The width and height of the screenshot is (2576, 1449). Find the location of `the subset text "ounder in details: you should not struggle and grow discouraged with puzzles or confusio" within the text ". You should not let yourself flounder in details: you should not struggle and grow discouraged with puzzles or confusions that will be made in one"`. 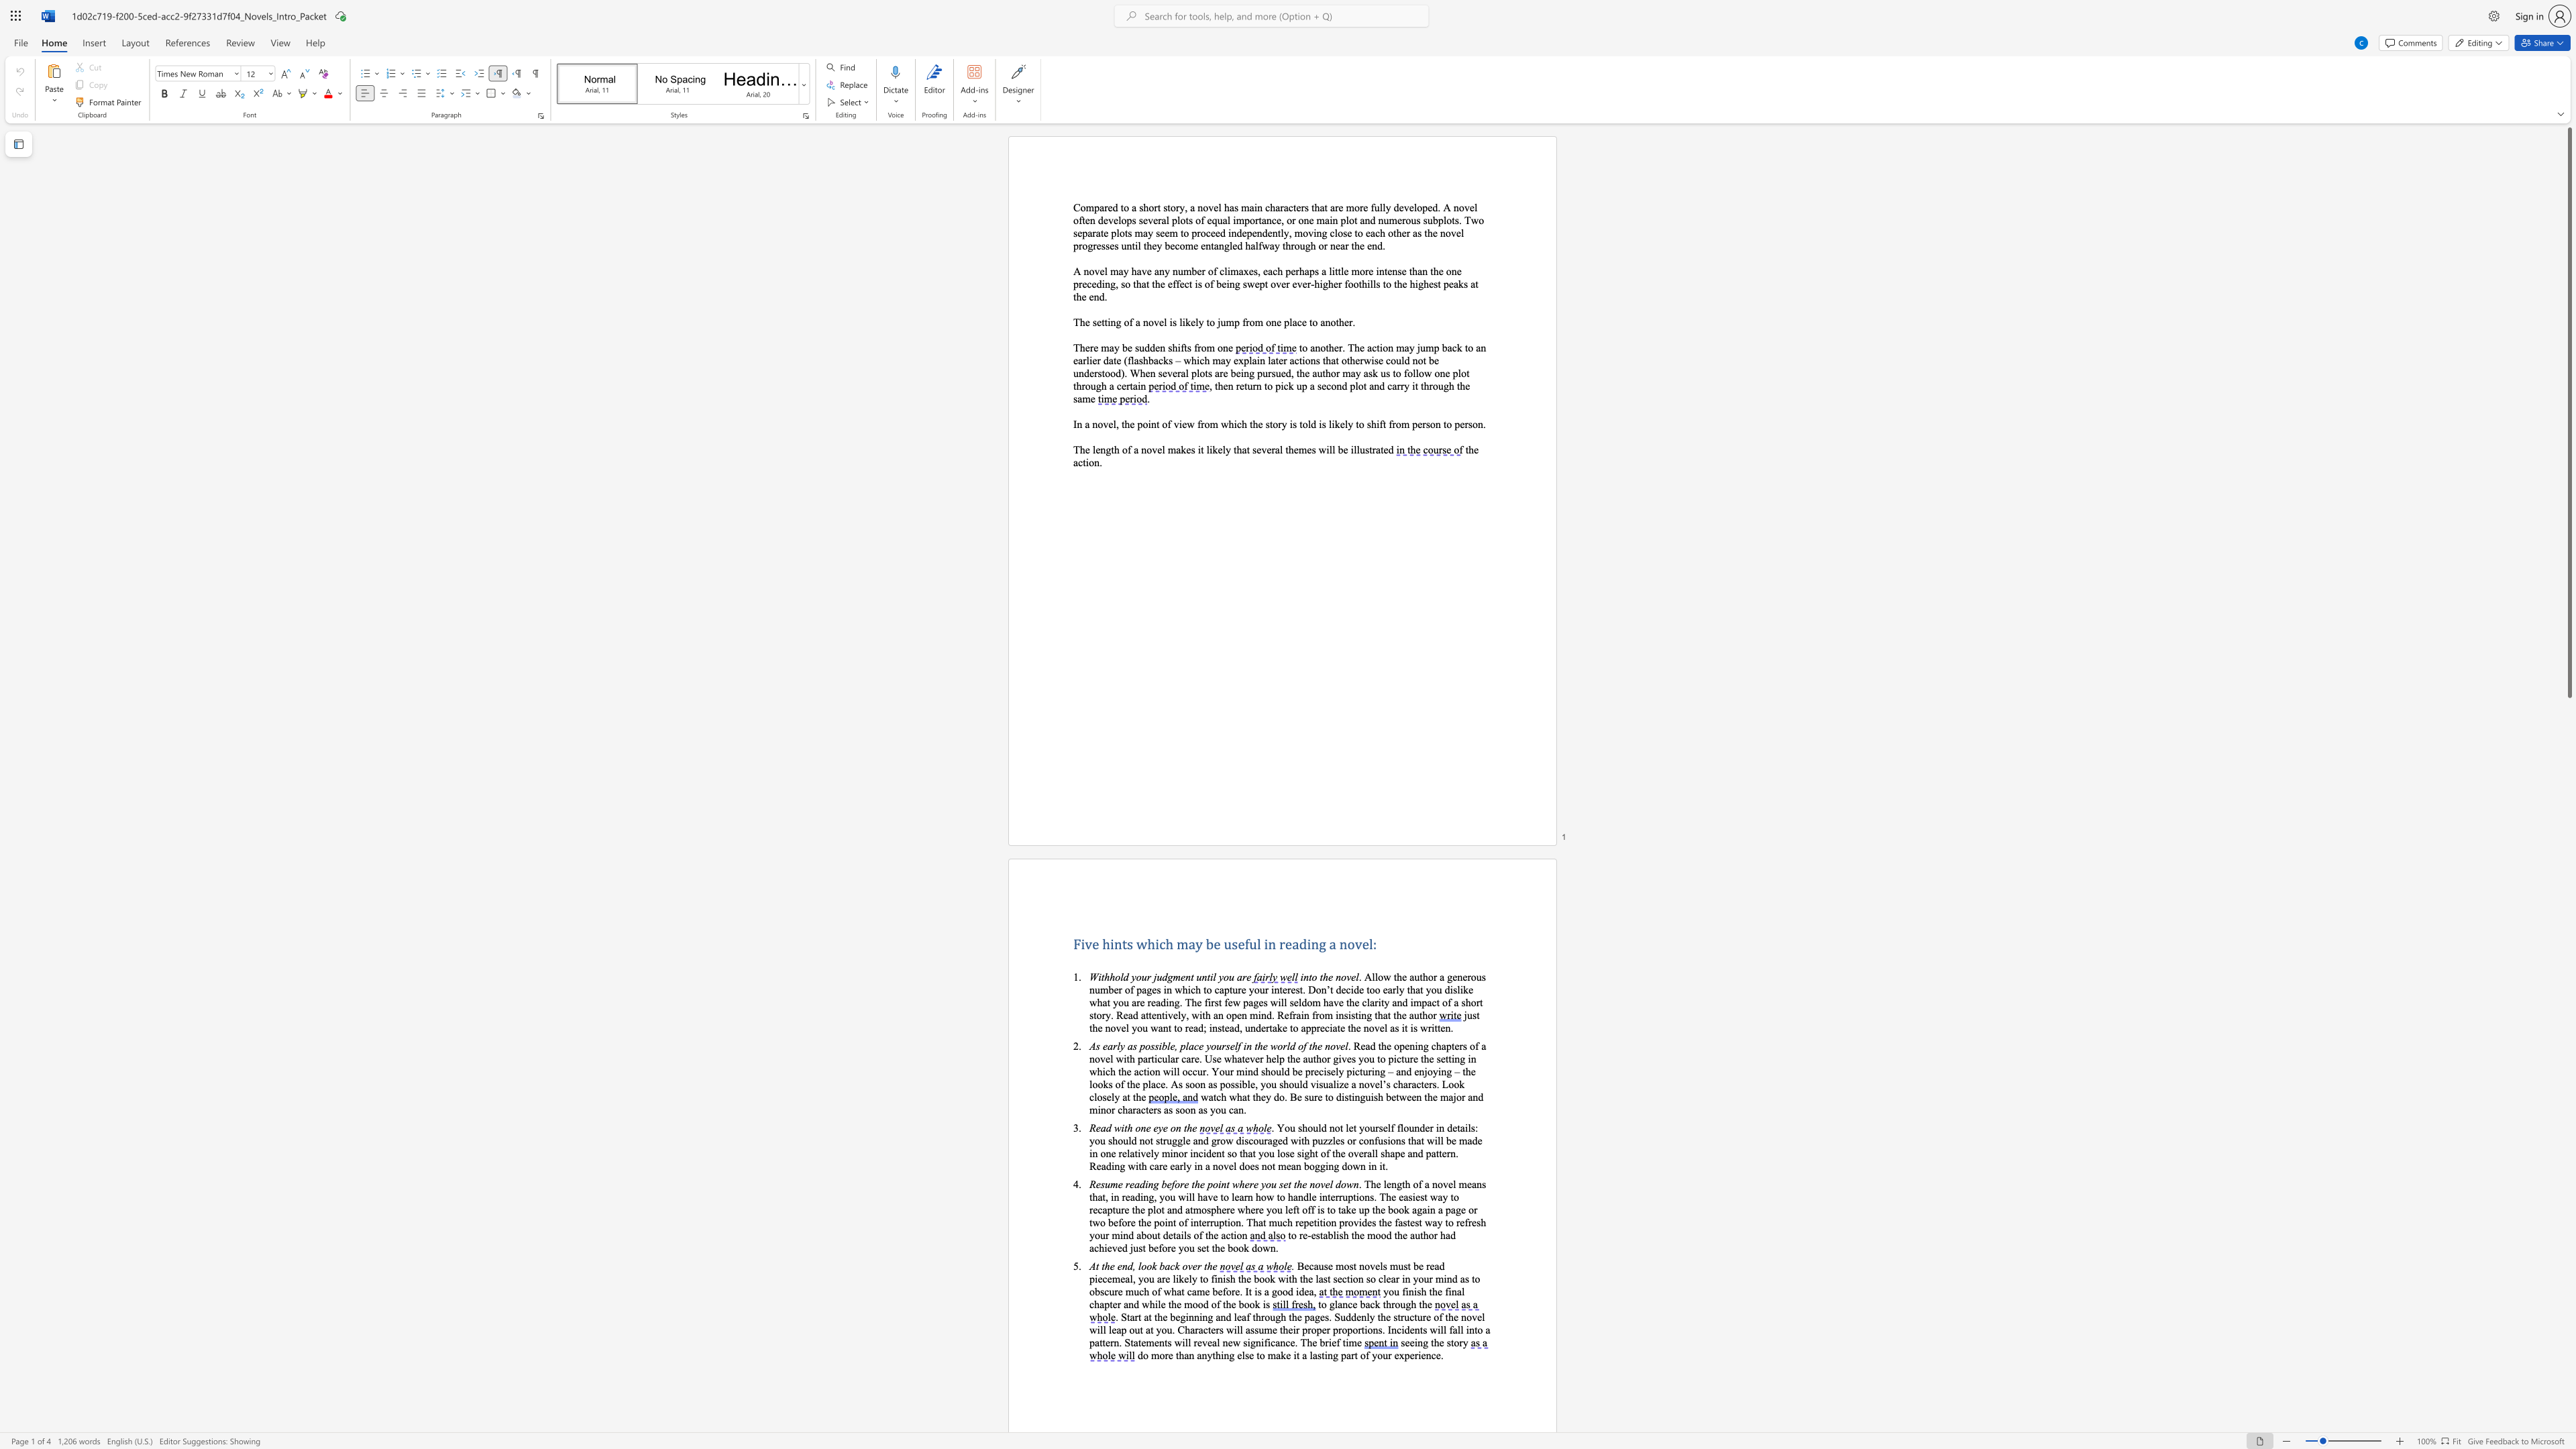

the subset text "ounder in details: you should not struggle and grow discouraged with puzzles or confusio" within the text ". You should not let yourself flounder in details: you should not struggle and grow discouraged with puzzles or confusions that will be made in one" is located at coordinates (1403, 1128).